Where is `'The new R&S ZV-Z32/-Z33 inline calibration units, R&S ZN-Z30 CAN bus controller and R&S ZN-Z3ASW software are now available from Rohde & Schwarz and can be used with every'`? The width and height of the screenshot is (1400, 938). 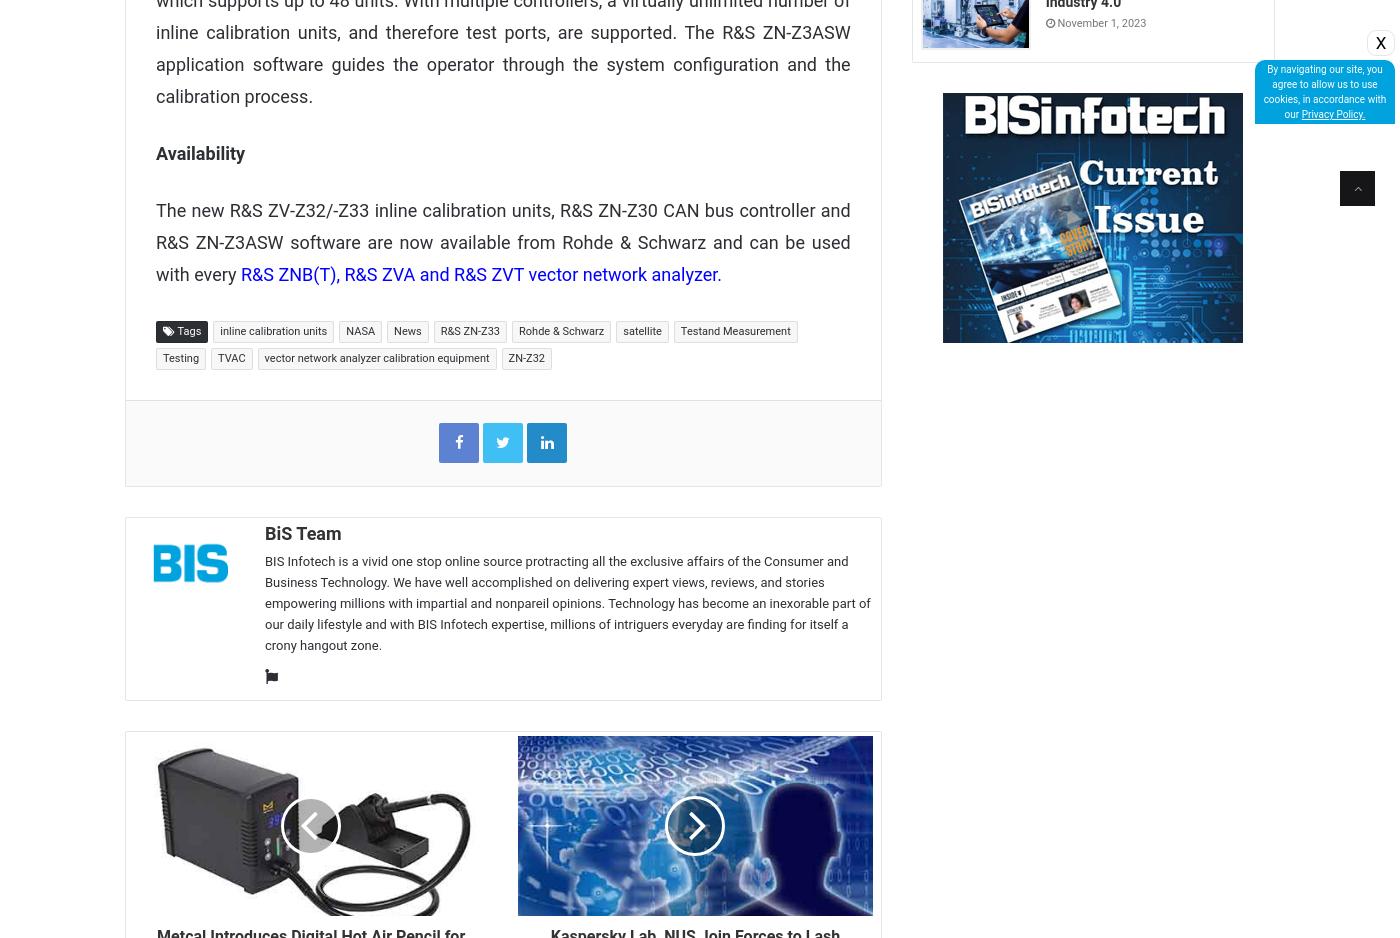 'The new R&S ZV-Z32/-Z33 inline calibration units, R&S ZN-Z30 CAN bus controller and R&S ZN-Z3ASW software are now available from Rohde & Schwarz and can be used with every' is located at coordinates (502, 240).